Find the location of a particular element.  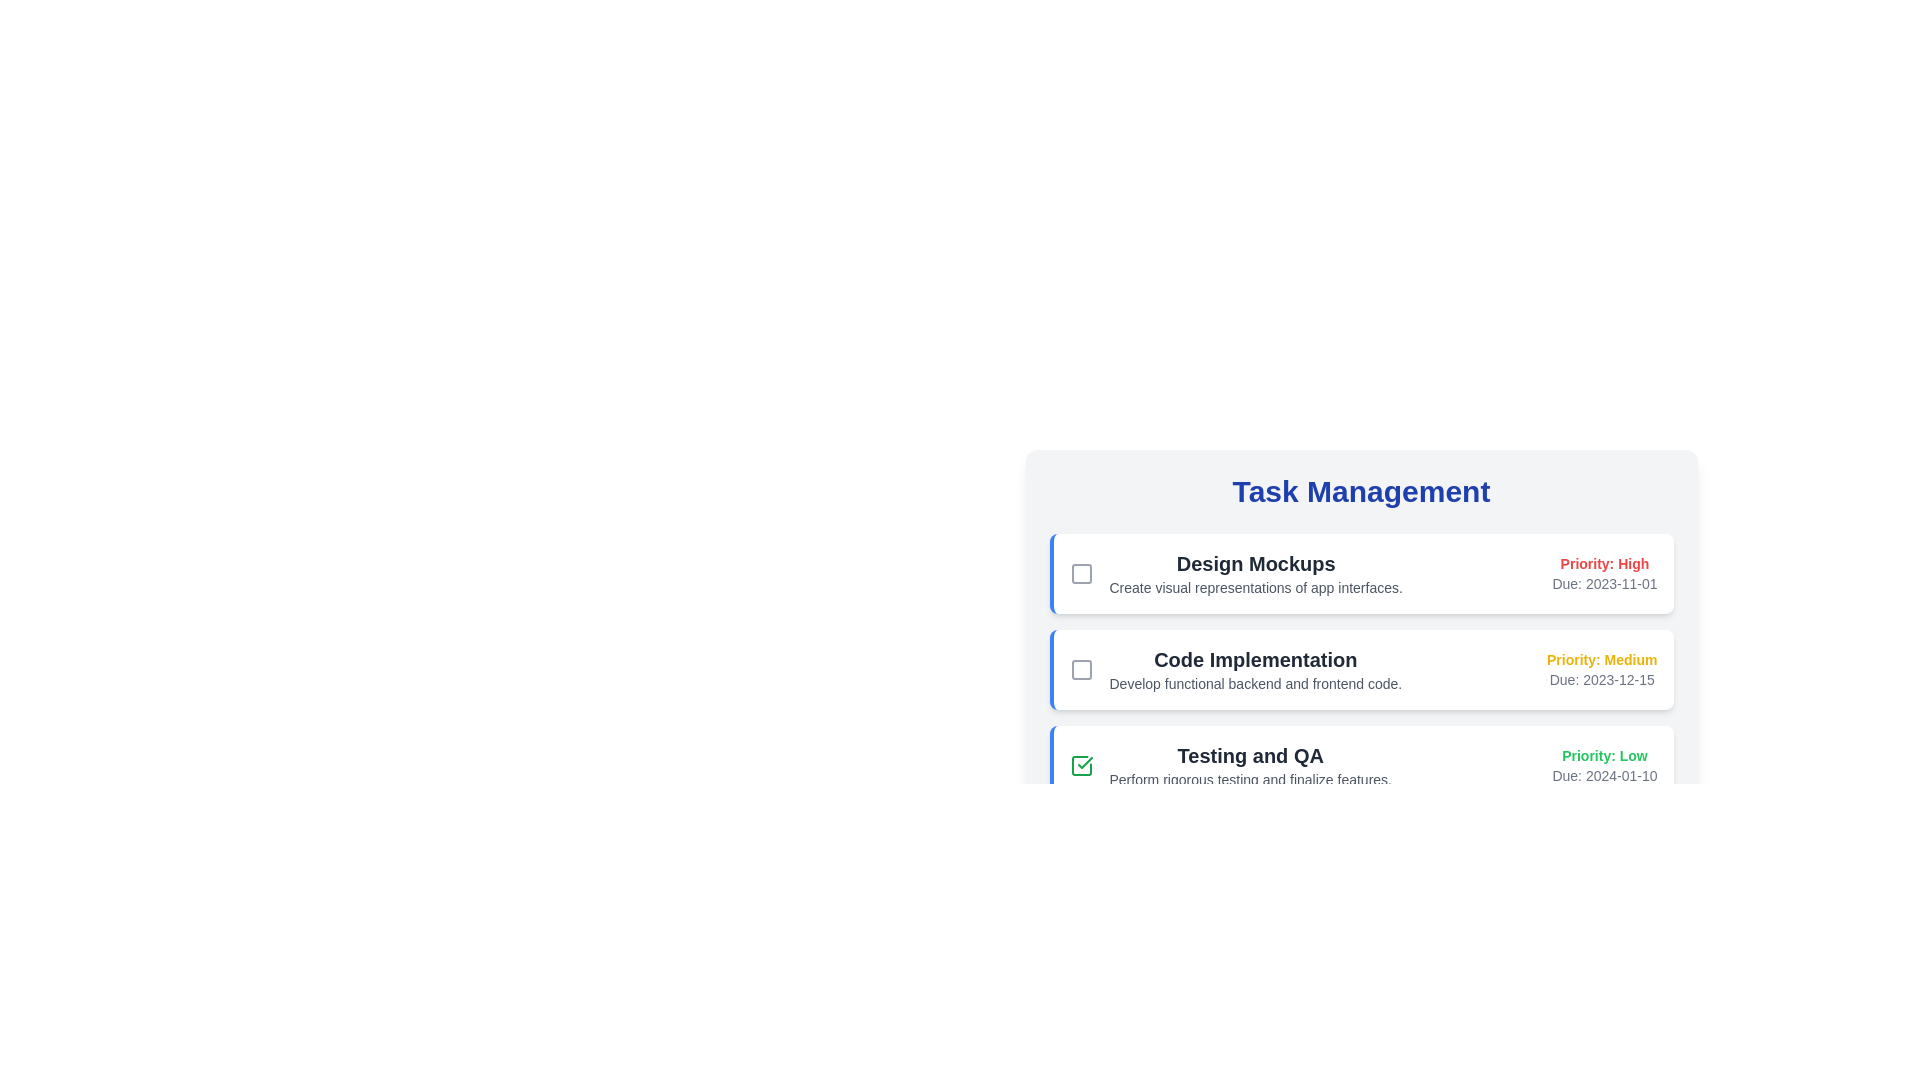

the static text label displaying 'Priority: High' in bold red font, indicating the task's priority level is located at coordinates (1604, 563).